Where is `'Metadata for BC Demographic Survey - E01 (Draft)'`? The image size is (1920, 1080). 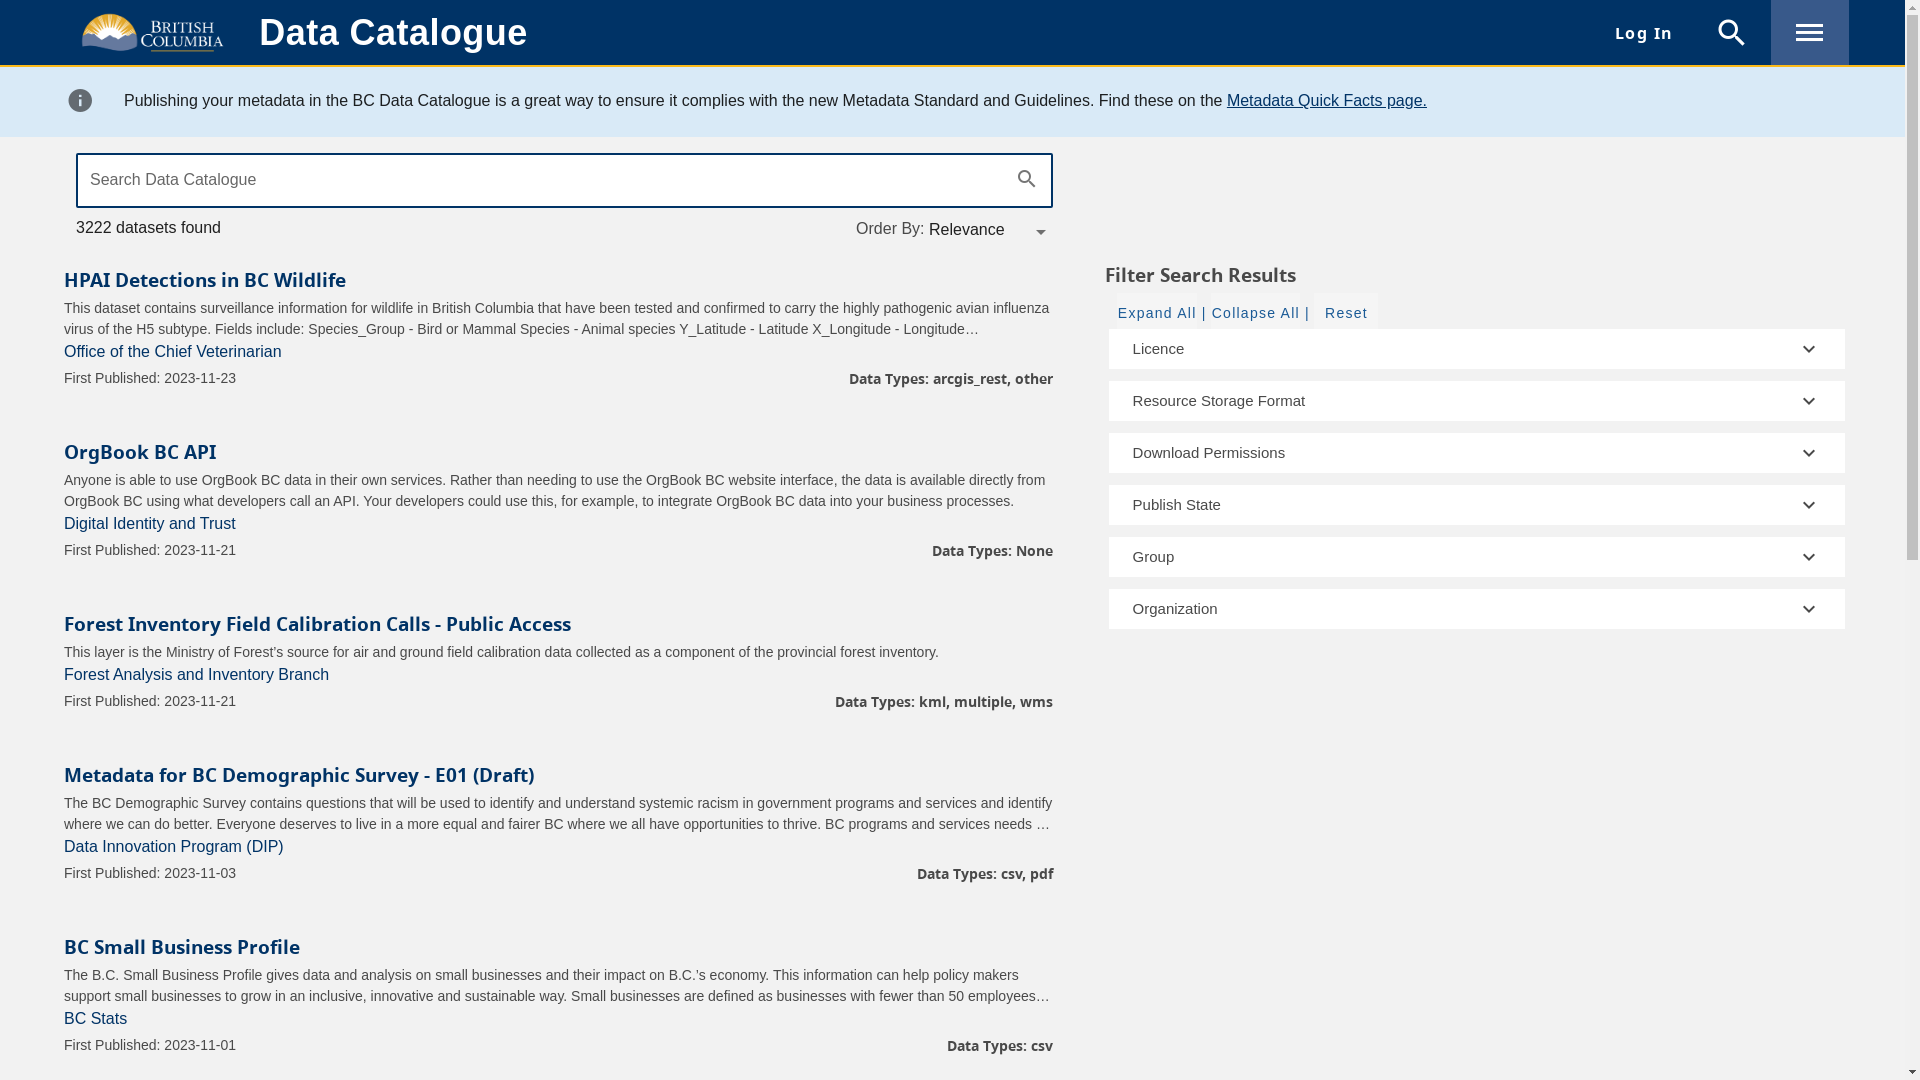
'Metadata for BC Demographic Survey - E01 (Draft)' is located at coordinates (297, 773).